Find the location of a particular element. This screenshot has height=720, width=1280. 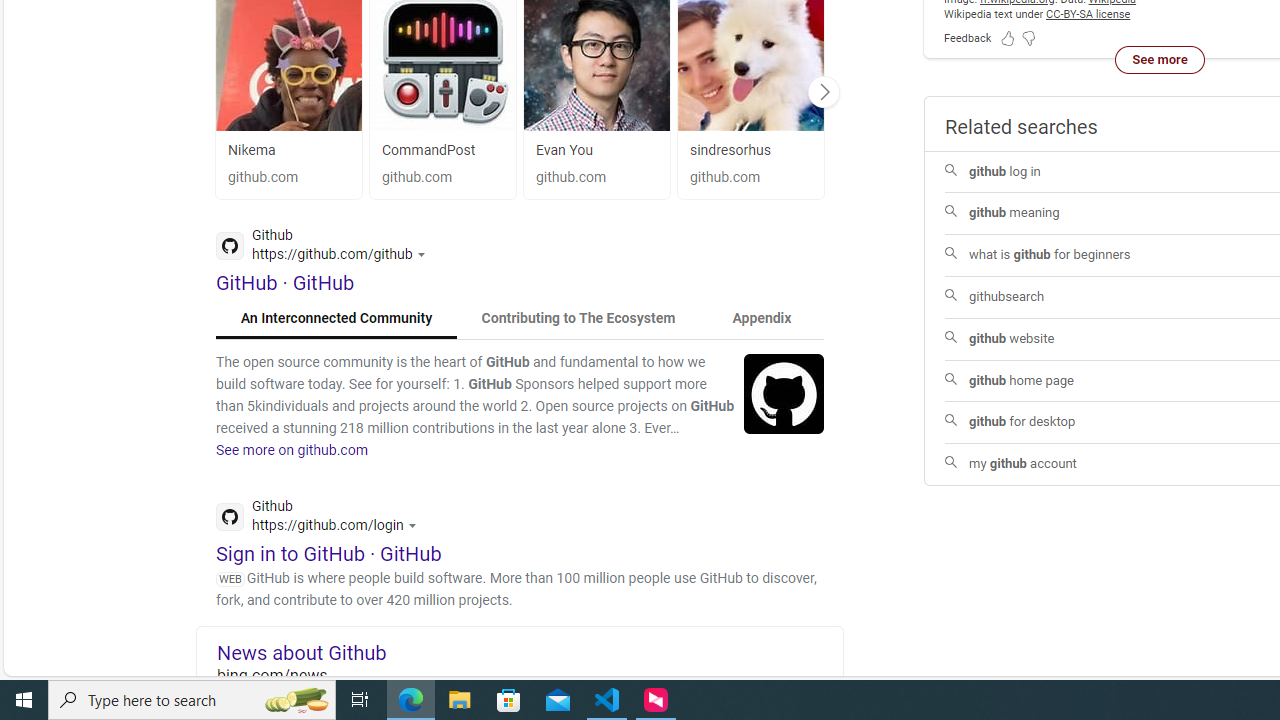

'Appendix' is located at coordinates (760, 317).